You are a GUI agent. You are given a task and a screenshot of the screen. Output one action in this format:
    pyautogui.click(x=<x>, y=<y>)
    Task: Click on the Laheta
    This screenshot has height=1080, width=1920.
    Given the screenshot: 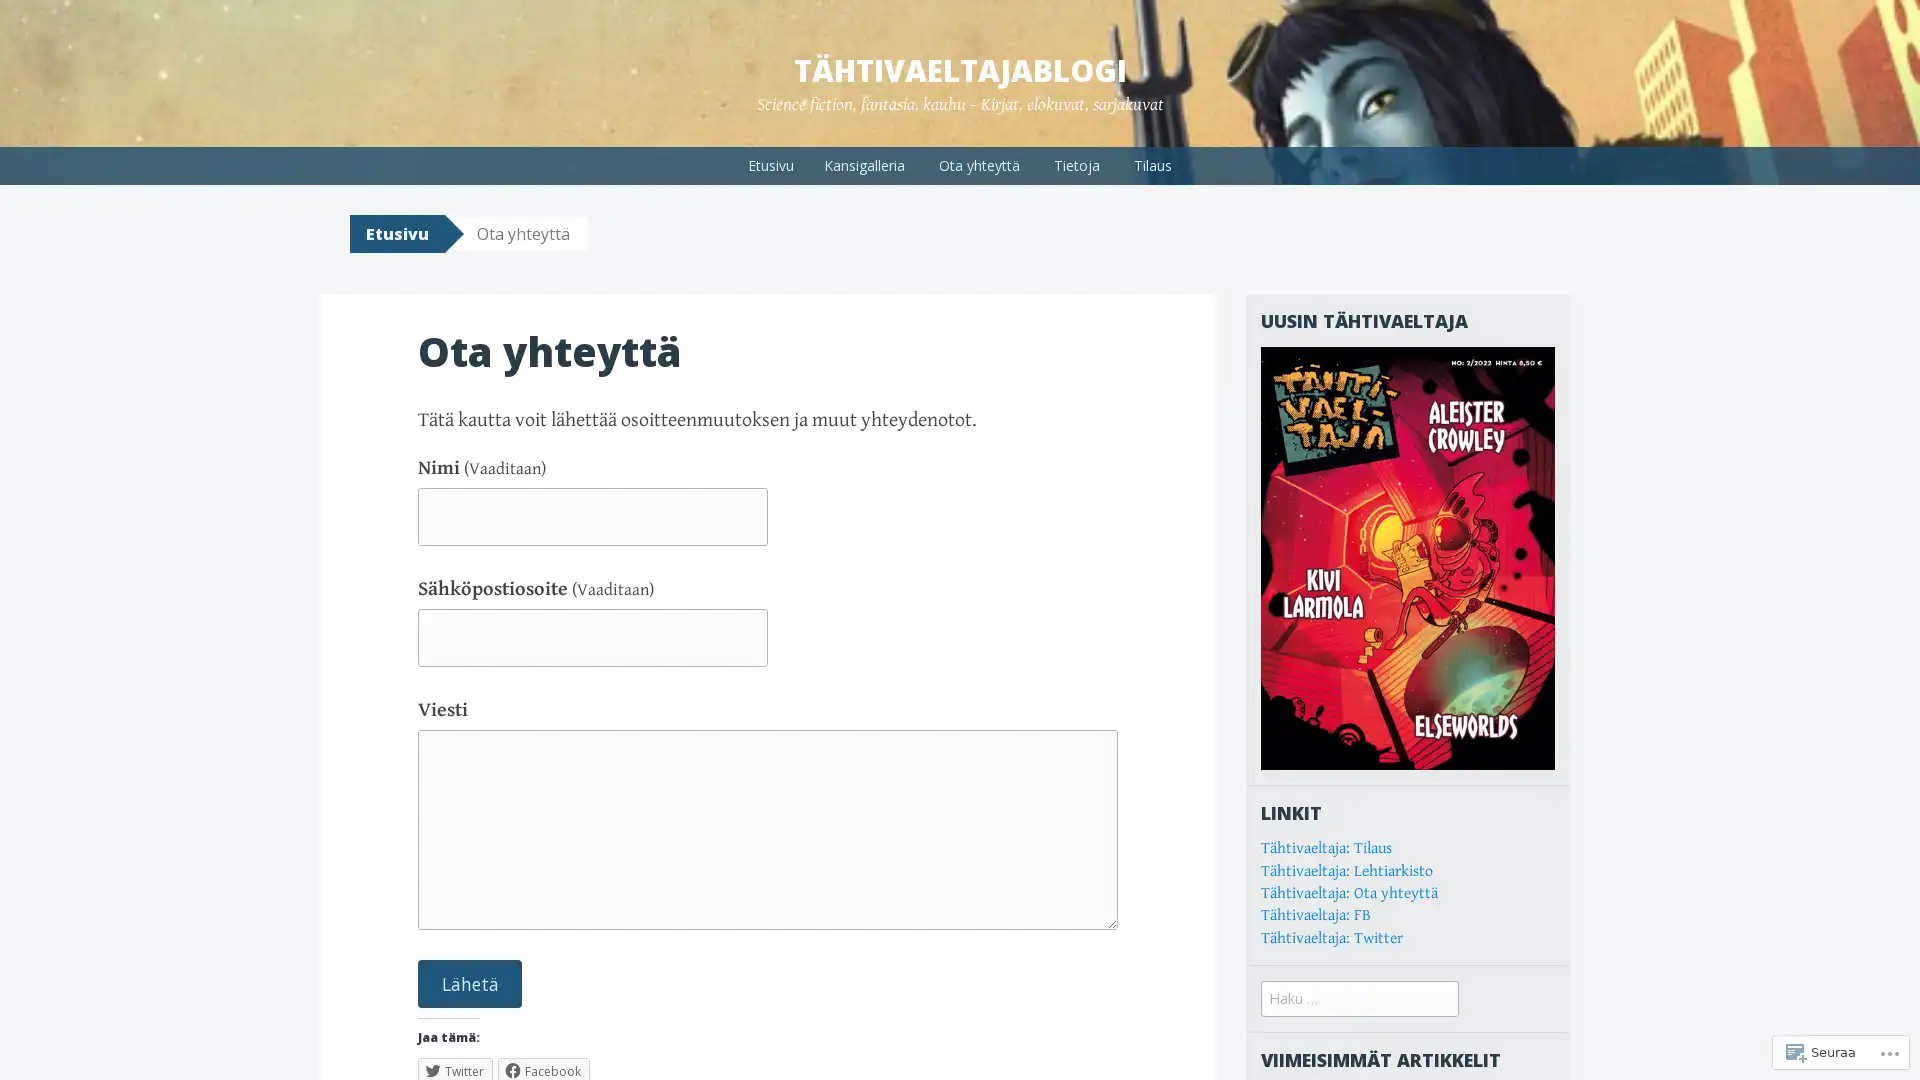 What is the action you would take?
    pyautogui.click(x=469, y=982)
    